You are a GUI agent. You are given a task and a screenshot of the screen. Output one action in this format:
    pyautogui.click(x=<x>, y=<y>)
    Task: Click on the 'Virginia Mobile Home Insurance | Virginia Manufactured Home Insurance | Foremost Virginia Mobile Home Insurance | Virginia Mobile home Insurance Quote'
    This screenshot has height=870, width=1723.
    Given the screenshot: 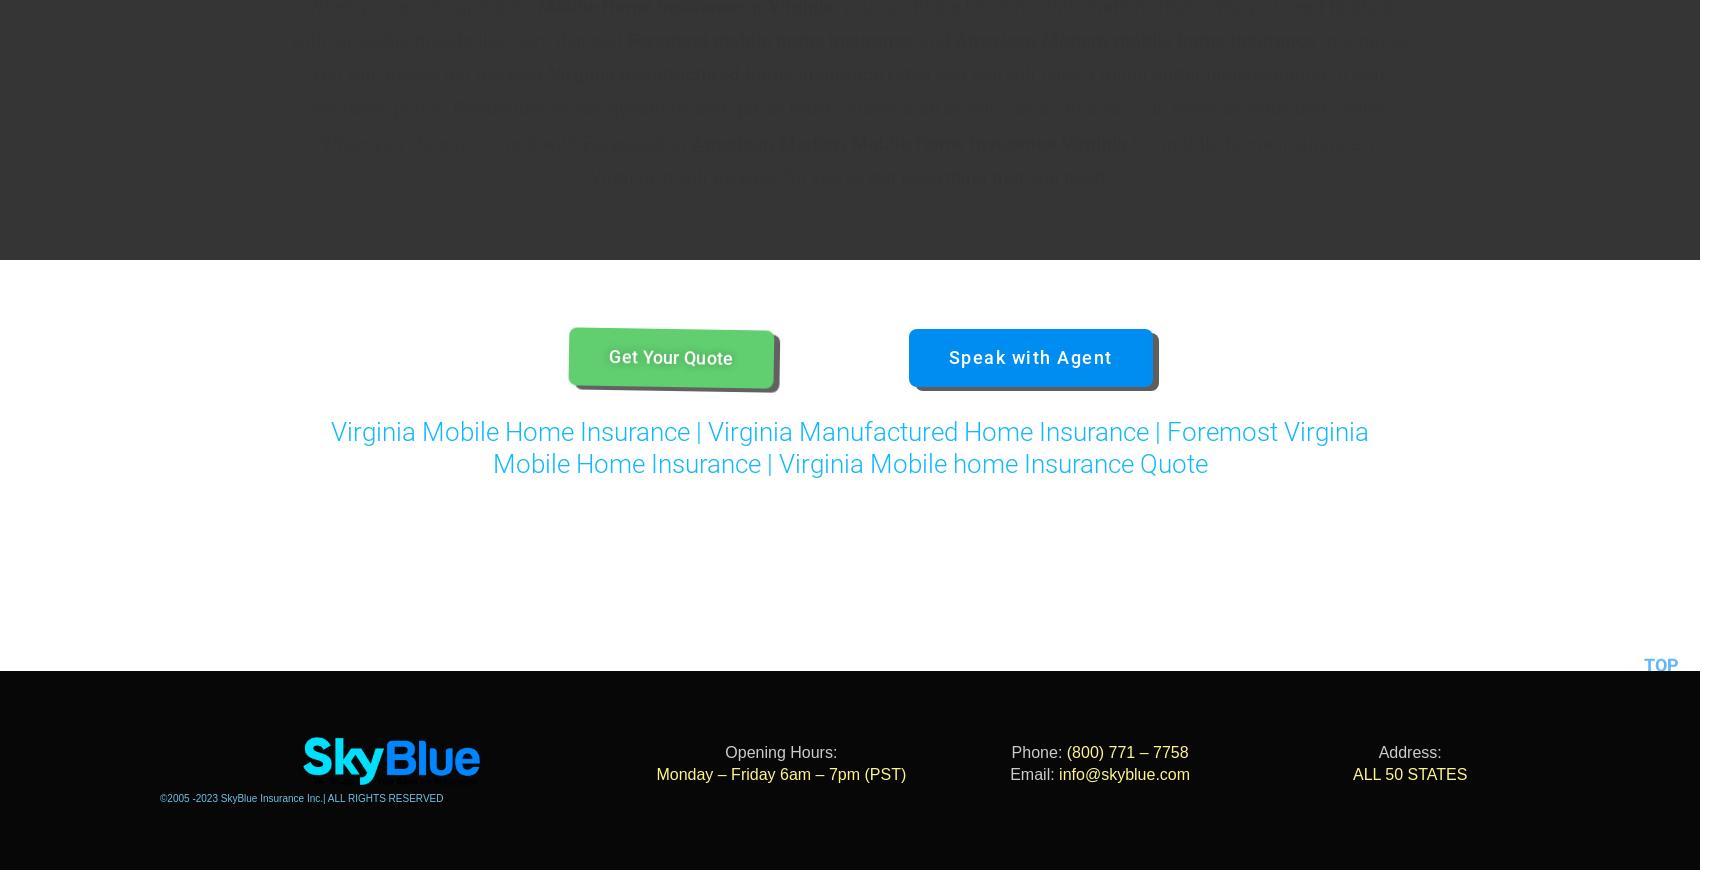 What is the action you would take?
    pyautogui.click(x=849, y=446)
    